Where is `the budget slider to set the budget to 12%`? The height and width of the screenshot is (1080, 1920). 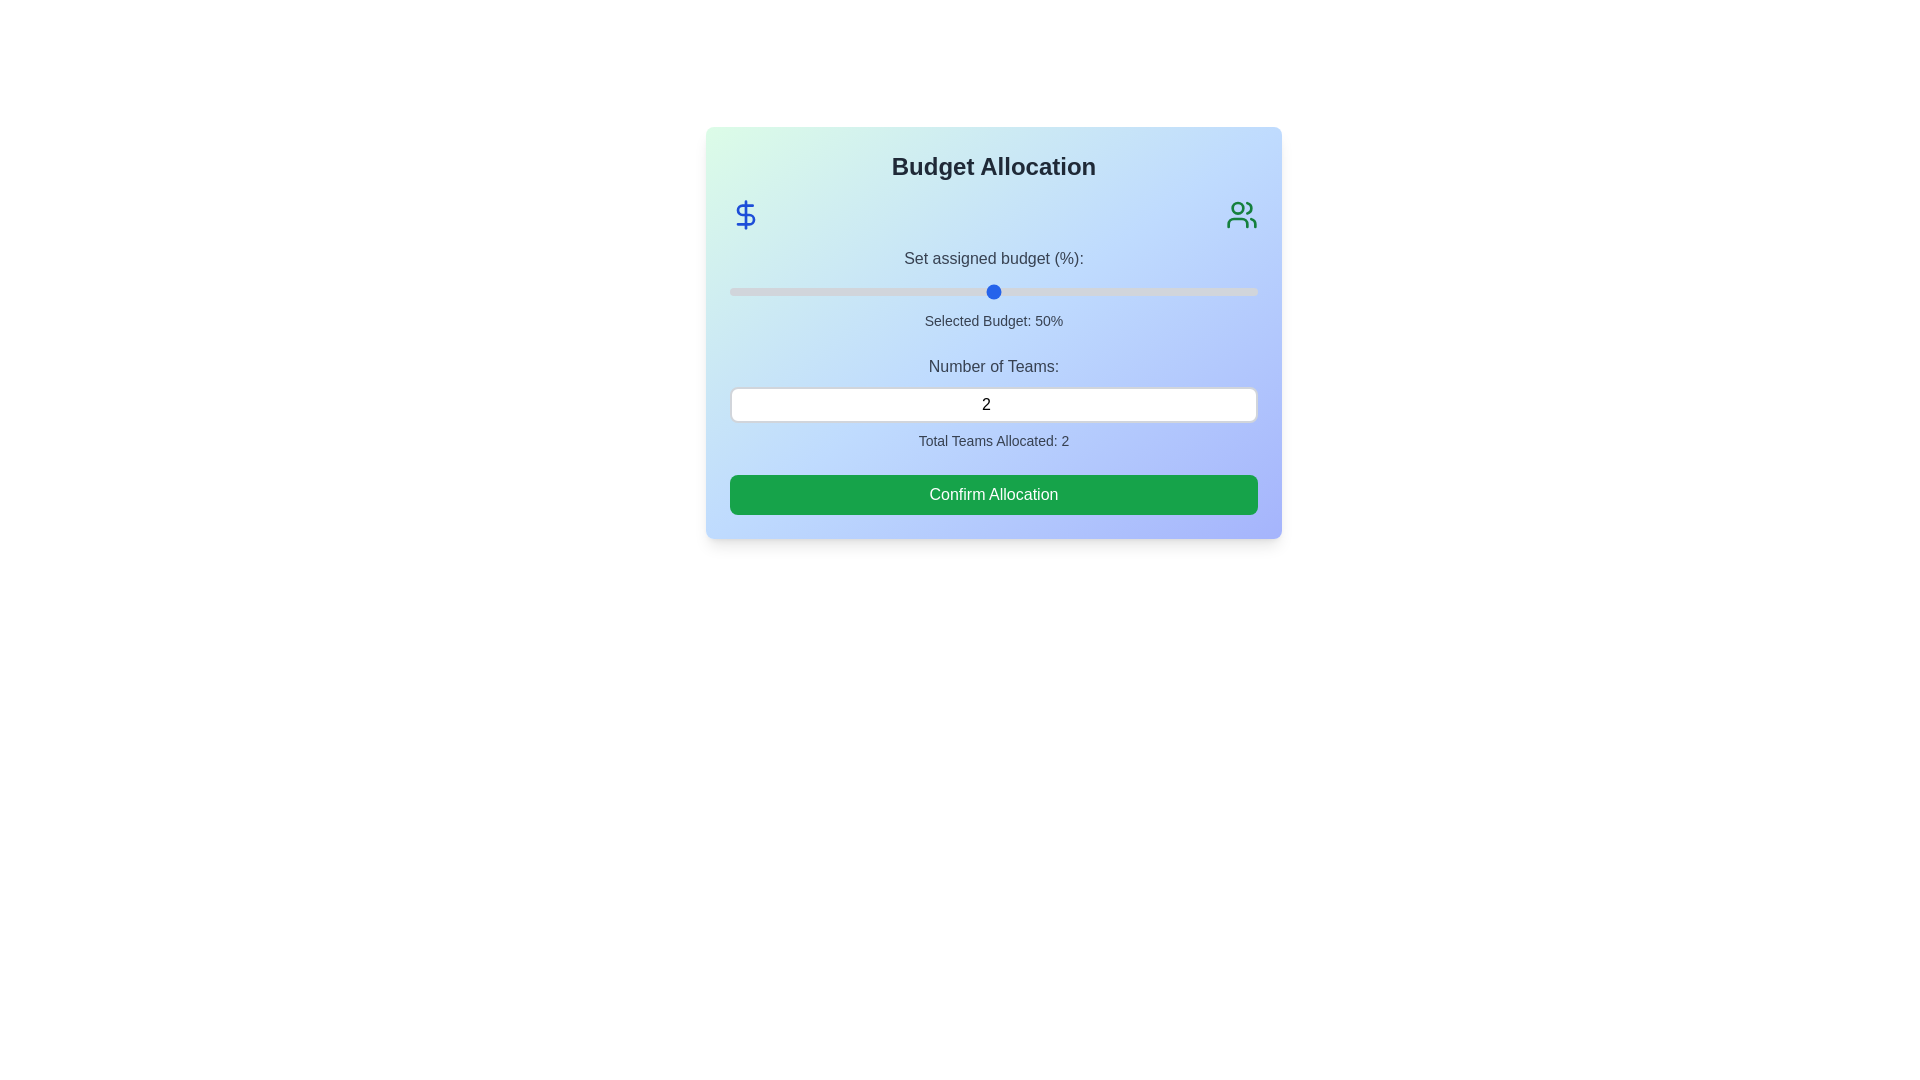 the budget slider to set the budget to 12% is located at coordinates (792, 292).